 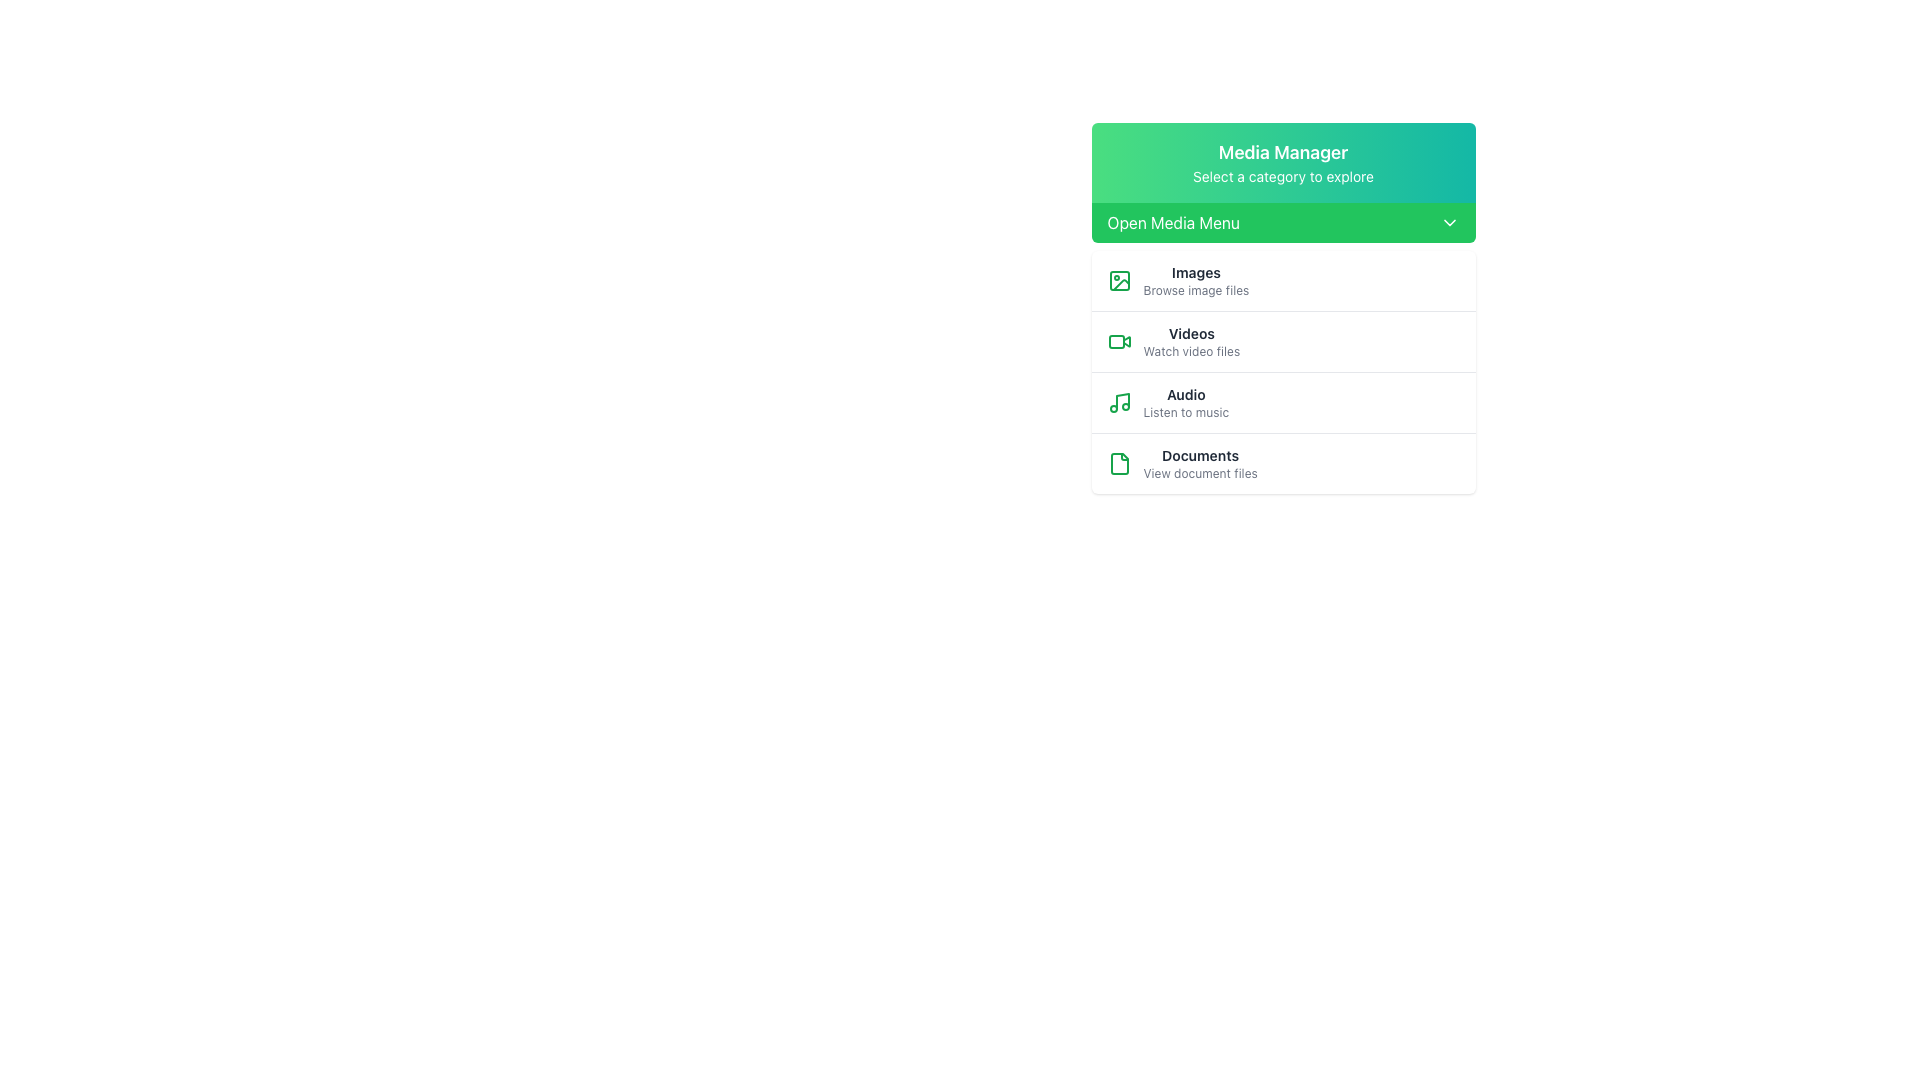 What do you see at coordinates (1118, 463) in the screenshot?
I see `the file document icon located in the 'Documents' menu option within the Media Manager interface` at bounding box center [1118, 463].